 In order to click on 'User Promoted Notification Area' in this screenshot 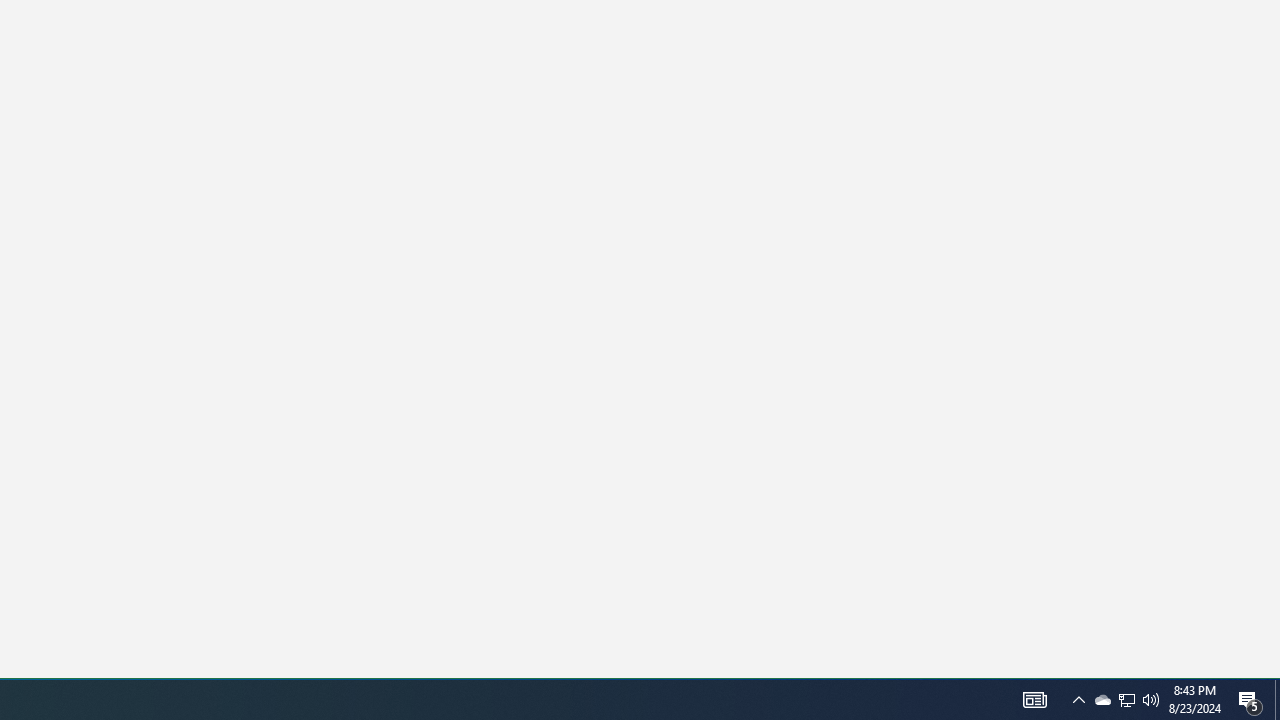, I will do `click(1151, 698)`.